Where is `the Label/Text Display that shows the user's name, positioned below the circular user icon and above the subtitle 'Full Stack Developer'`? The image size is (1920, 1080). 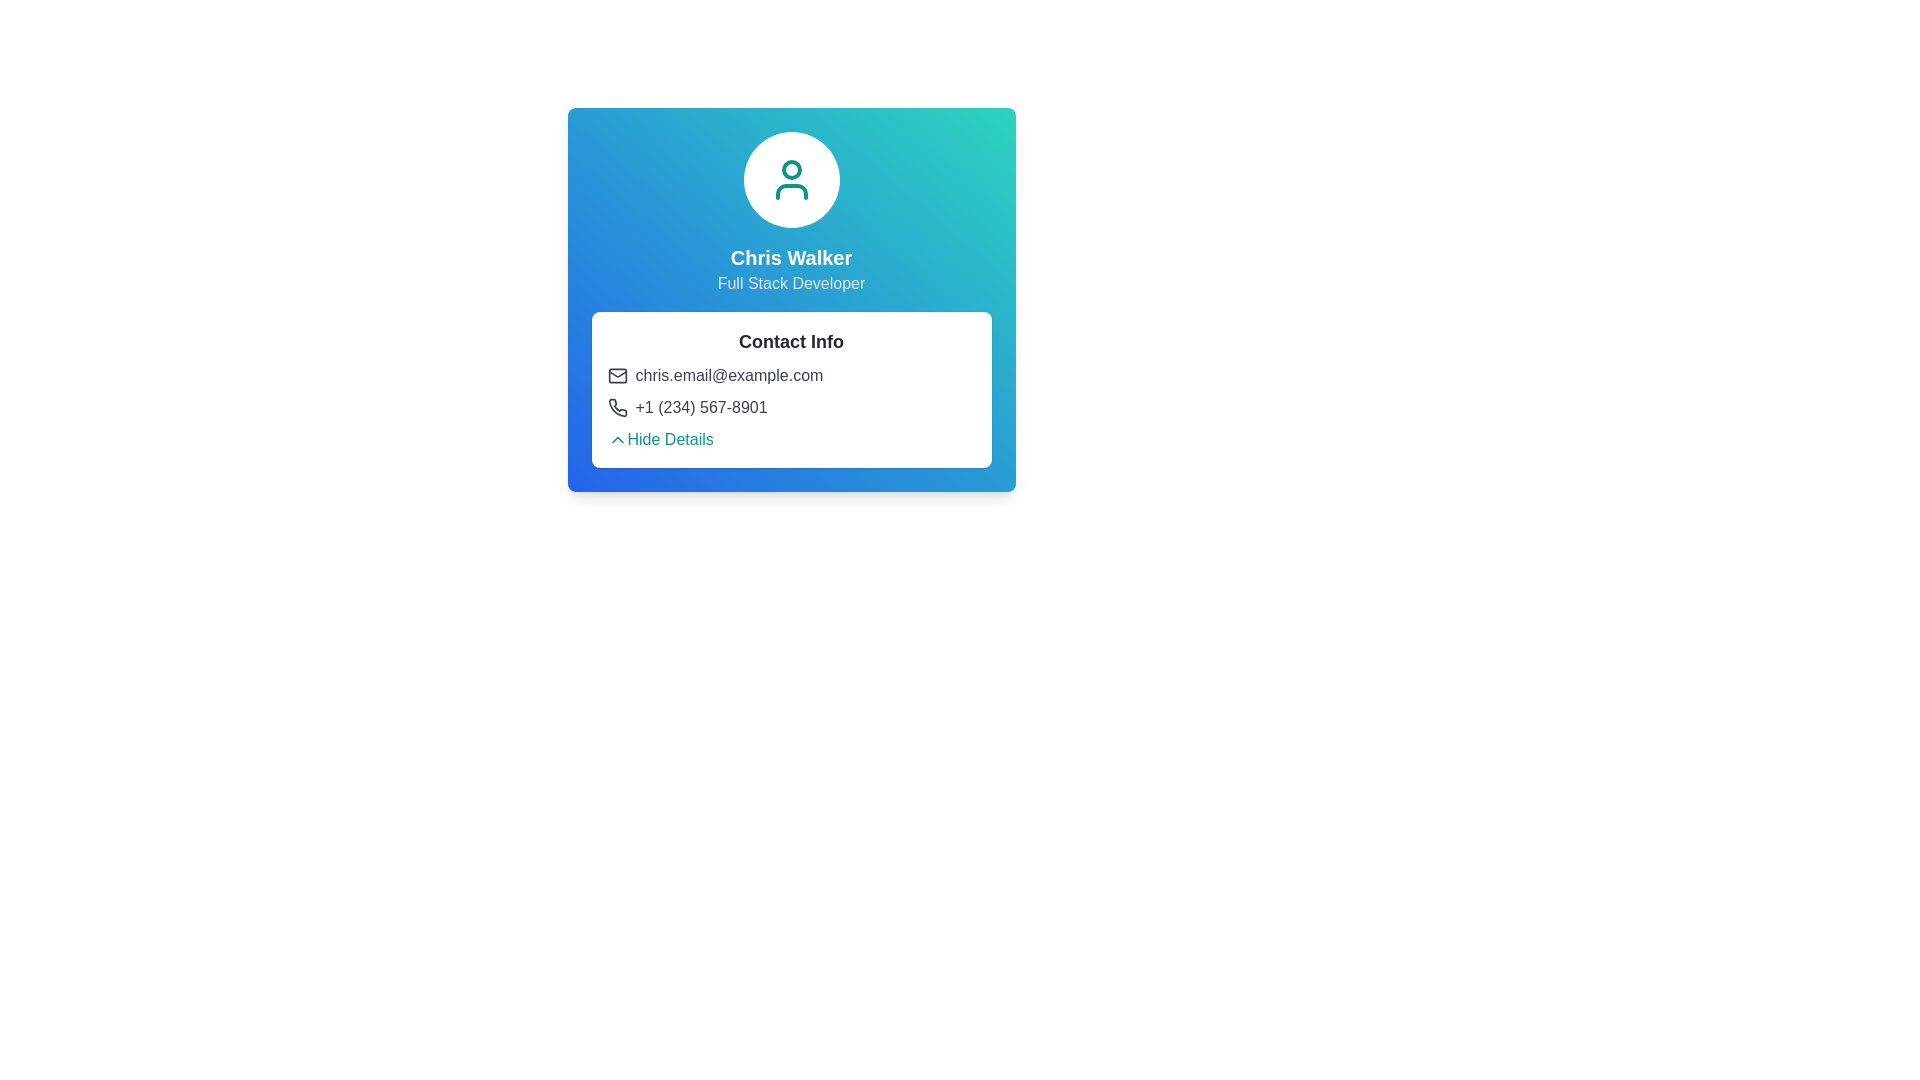 the Label/Text Display that shows the user's name, positioned below the circular user icon and above the subtitle 'Full Stack Developer' is located at coordinates (790, 257).